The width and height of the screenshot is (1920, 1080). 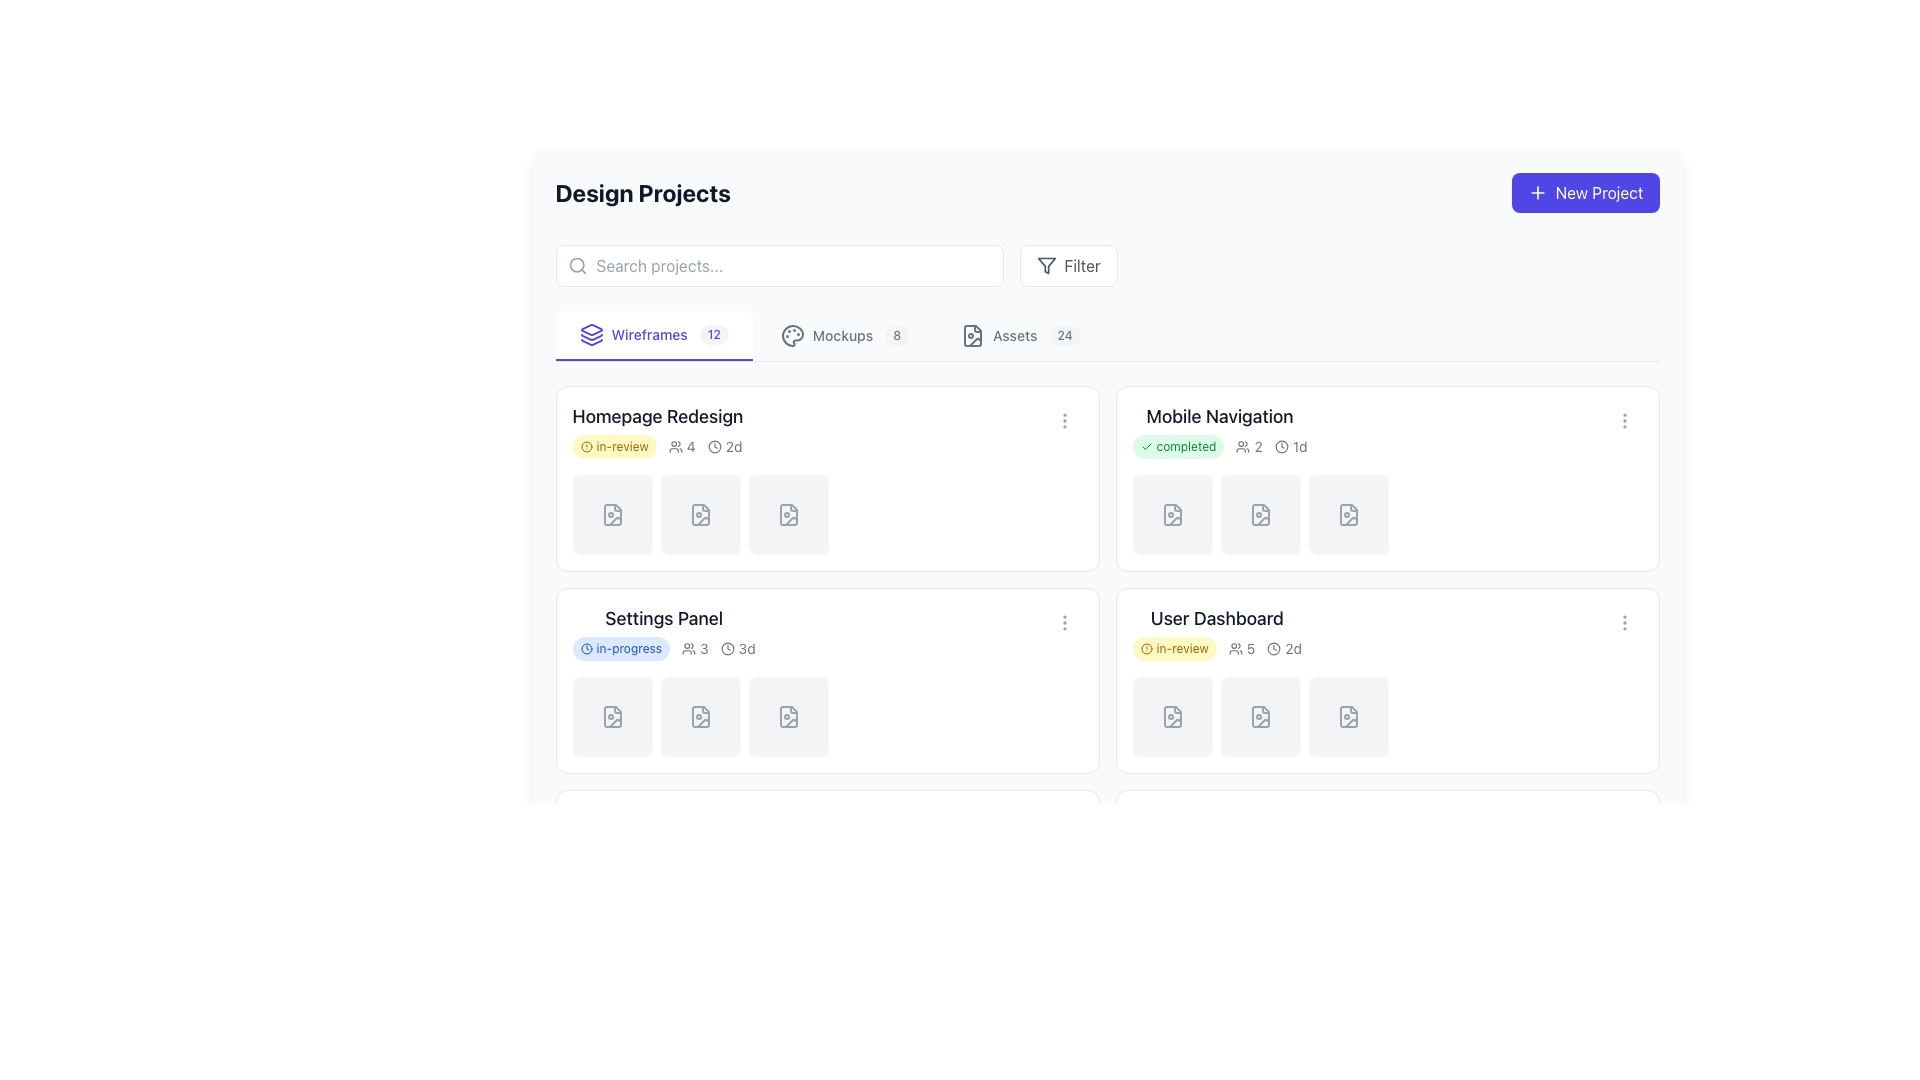 What do you see at coordinates (1348, 514) in the screenshot?
I see `the small light gray file icon in the second slot of the 'Mobile Navigation' card` at bounding box center [1348, 514].